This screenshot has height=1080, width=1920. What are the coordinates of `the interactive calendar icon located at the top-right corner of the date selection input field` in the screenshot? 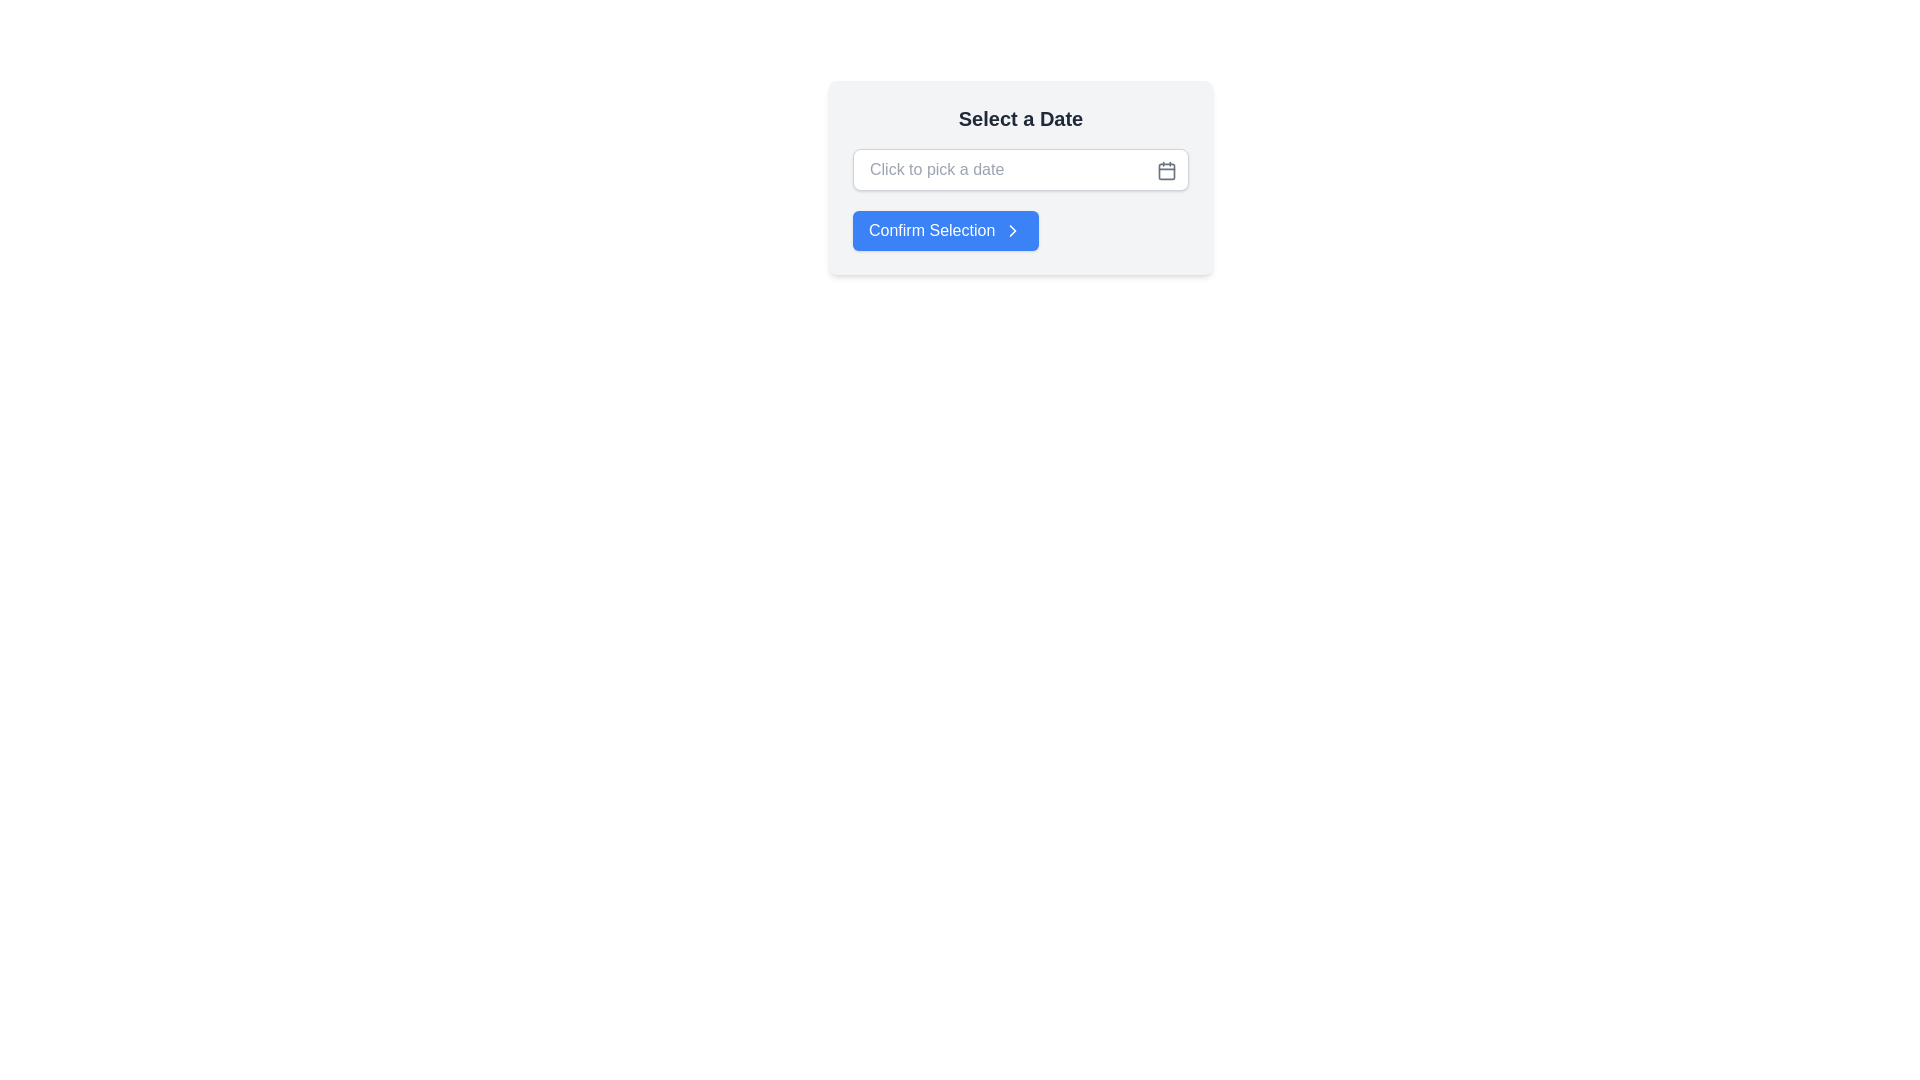 It's located at (1166, 169).